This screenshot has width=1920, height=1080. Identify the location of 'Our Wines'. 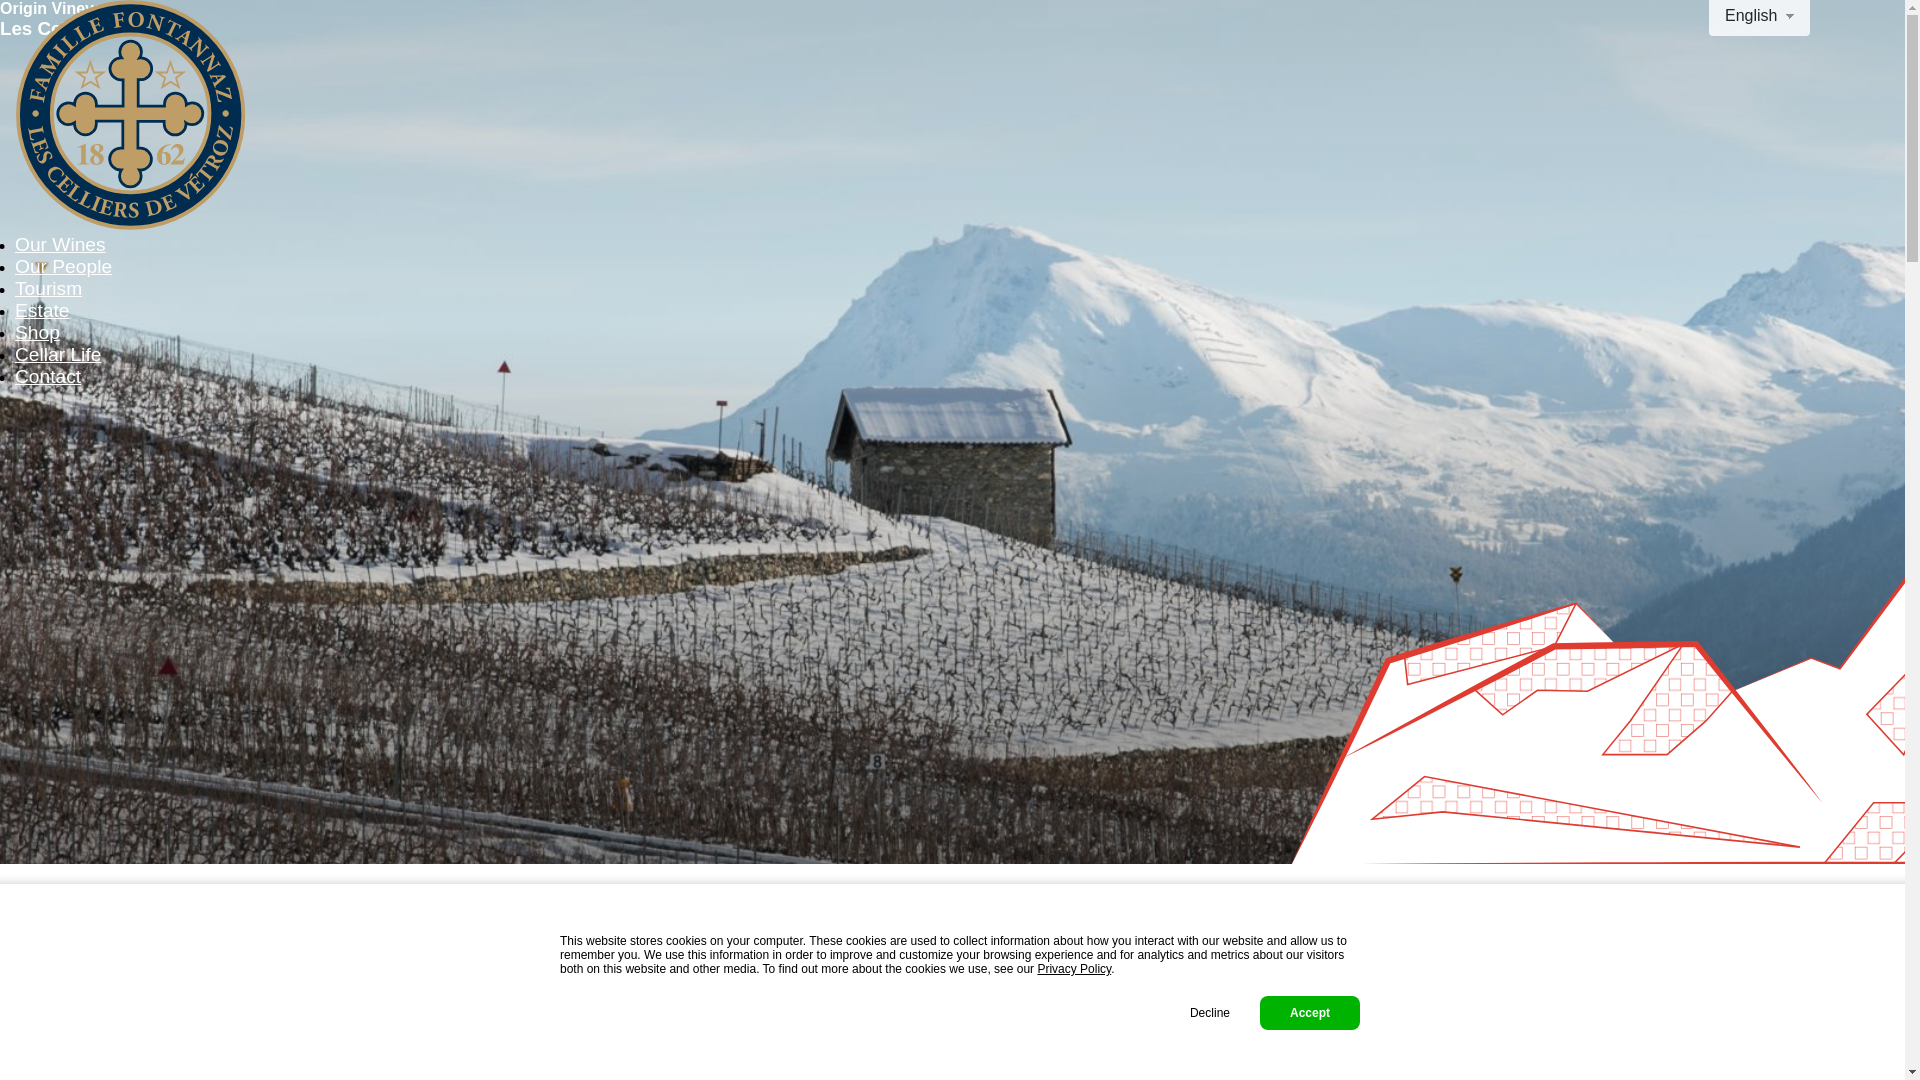
(14, 243).